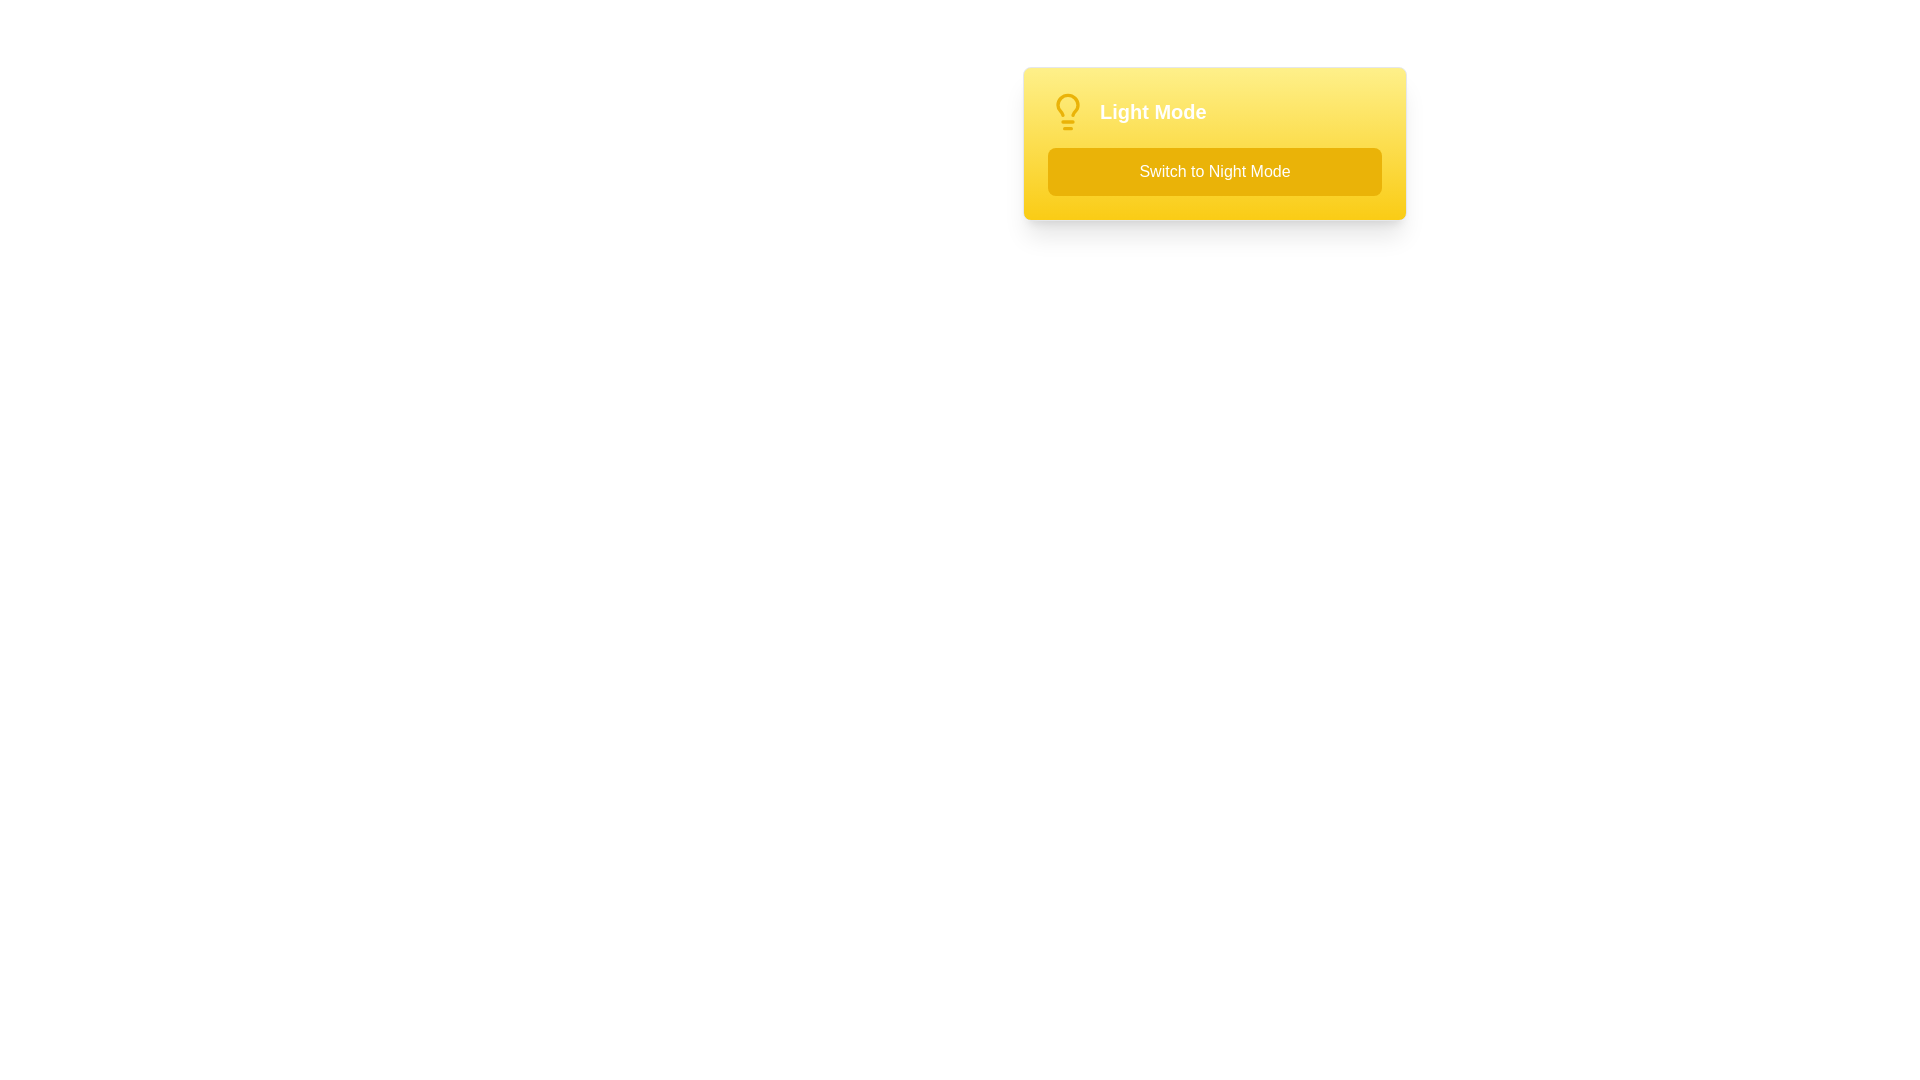 This screenshot has width=1920, height=1080. Describe the element at coordinates (1213, 142) in the screenshot. I see `text of the user interface component designed for toggling between light and night modes, which includes the header 'Light Mode' and the button 'Switch to Night Mode'` at that location.